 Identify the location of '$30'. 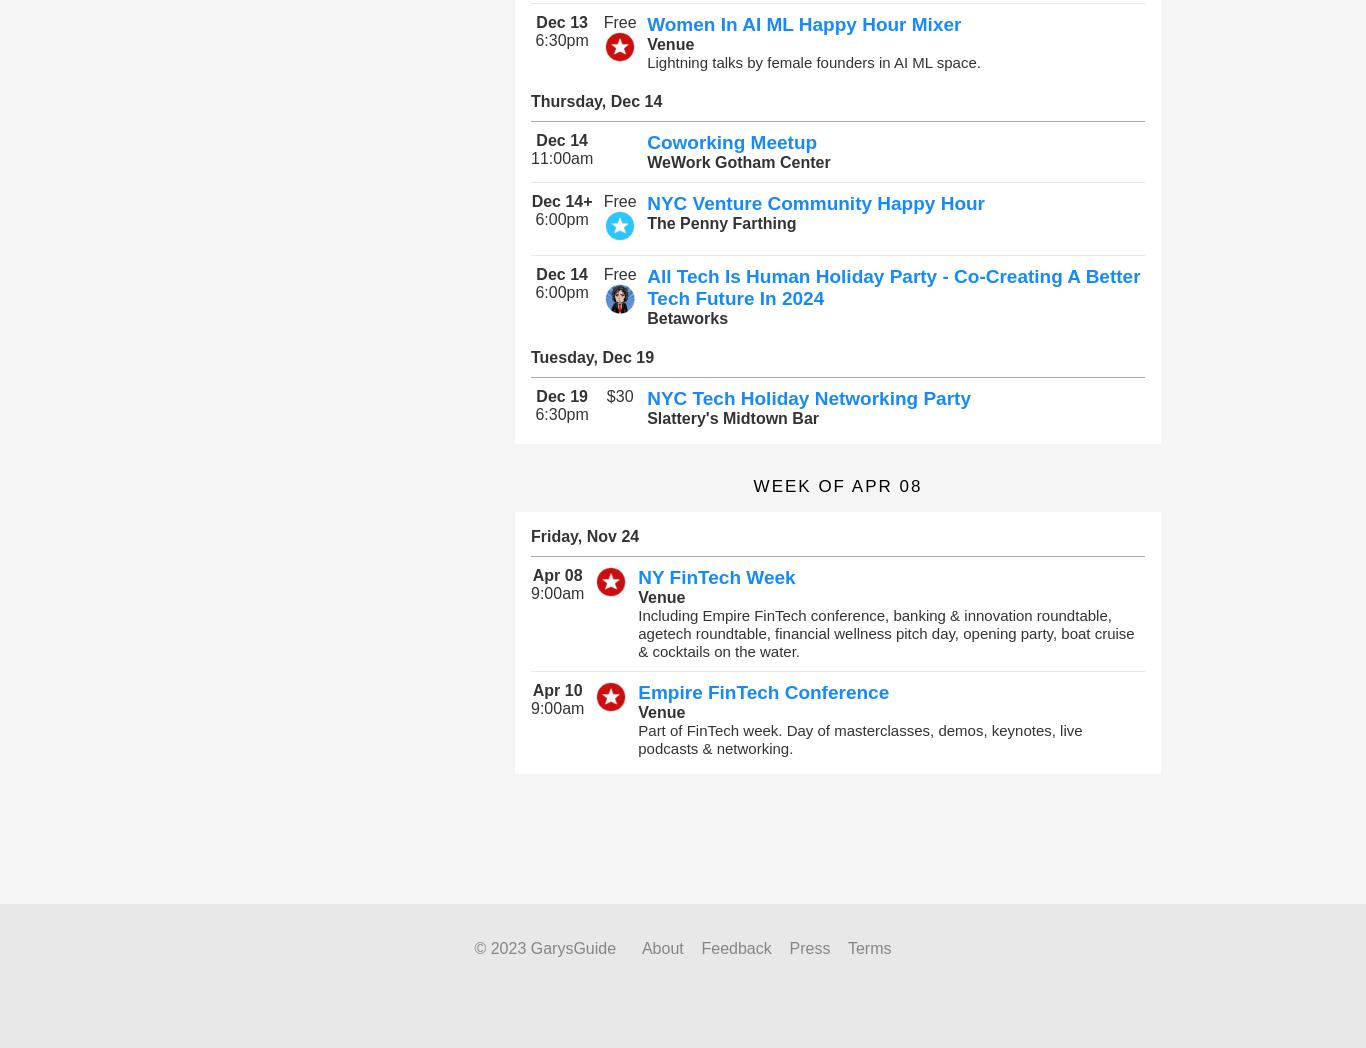
(618, 396).